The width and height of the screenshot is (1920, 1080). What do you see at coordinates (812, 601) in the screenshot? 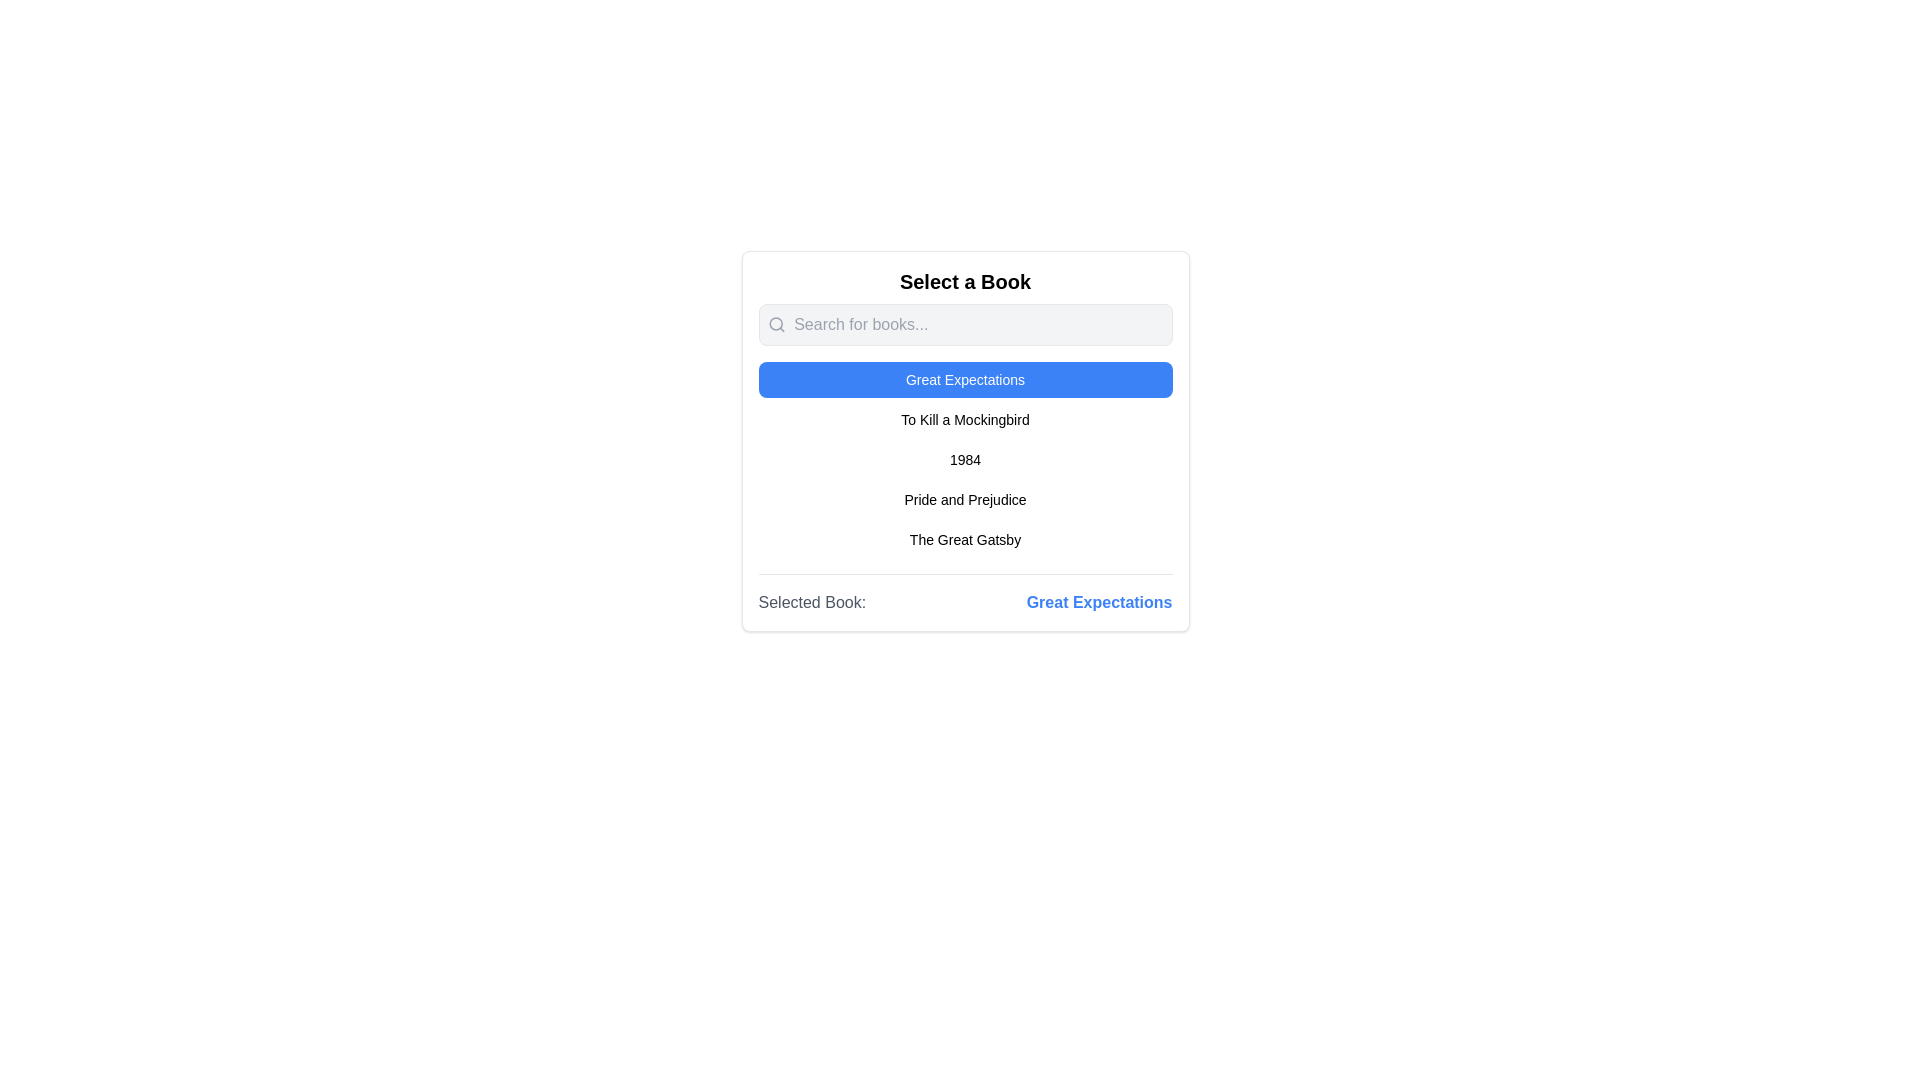
I see `the static text label that indicates the purpose of the adjacent element displaying the title of the user's selected book, located to the left of the 'Great Expectations' text element` at bounding box center [812, 601].